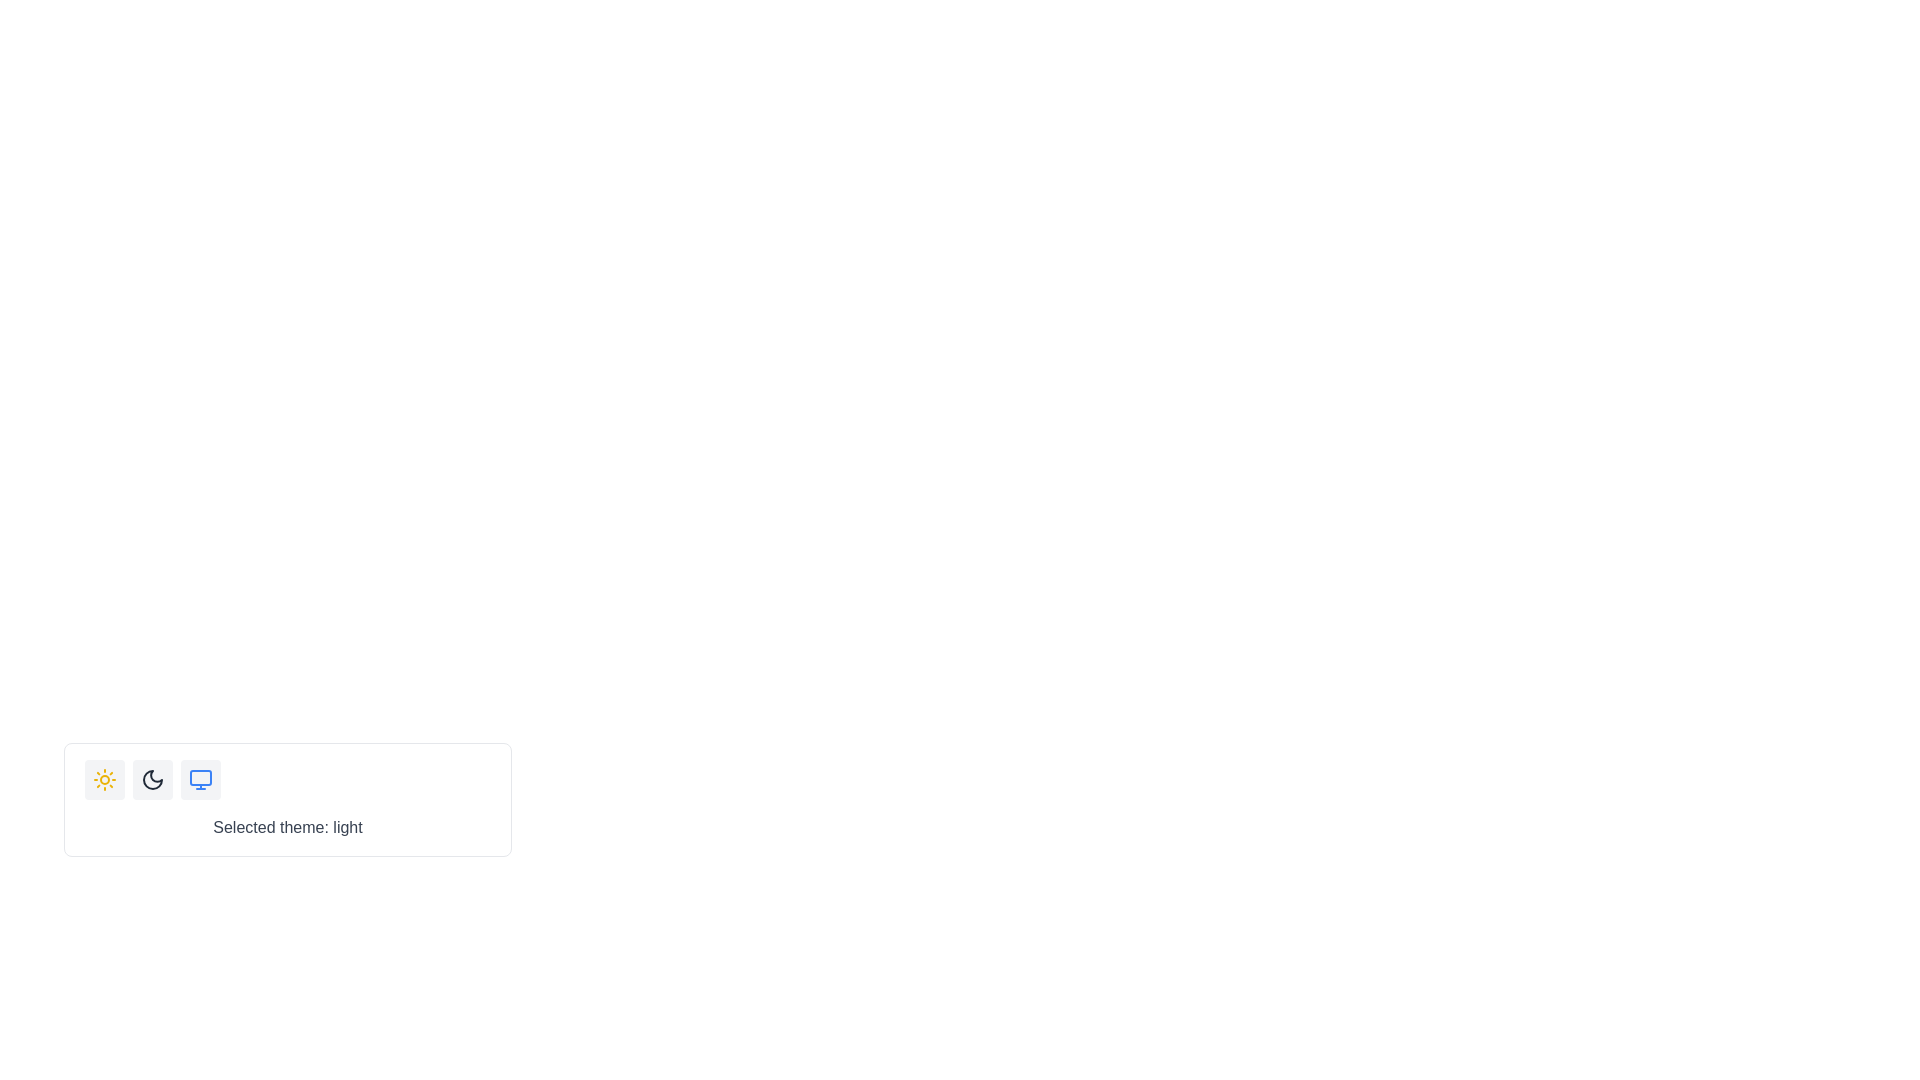 This screenshot has width=1920, height=1080. I want to click on the static text label reading 'light', which is styled with medium font weight and is positioned immediately to the right of 'Selected theme:', so click(348, 827).